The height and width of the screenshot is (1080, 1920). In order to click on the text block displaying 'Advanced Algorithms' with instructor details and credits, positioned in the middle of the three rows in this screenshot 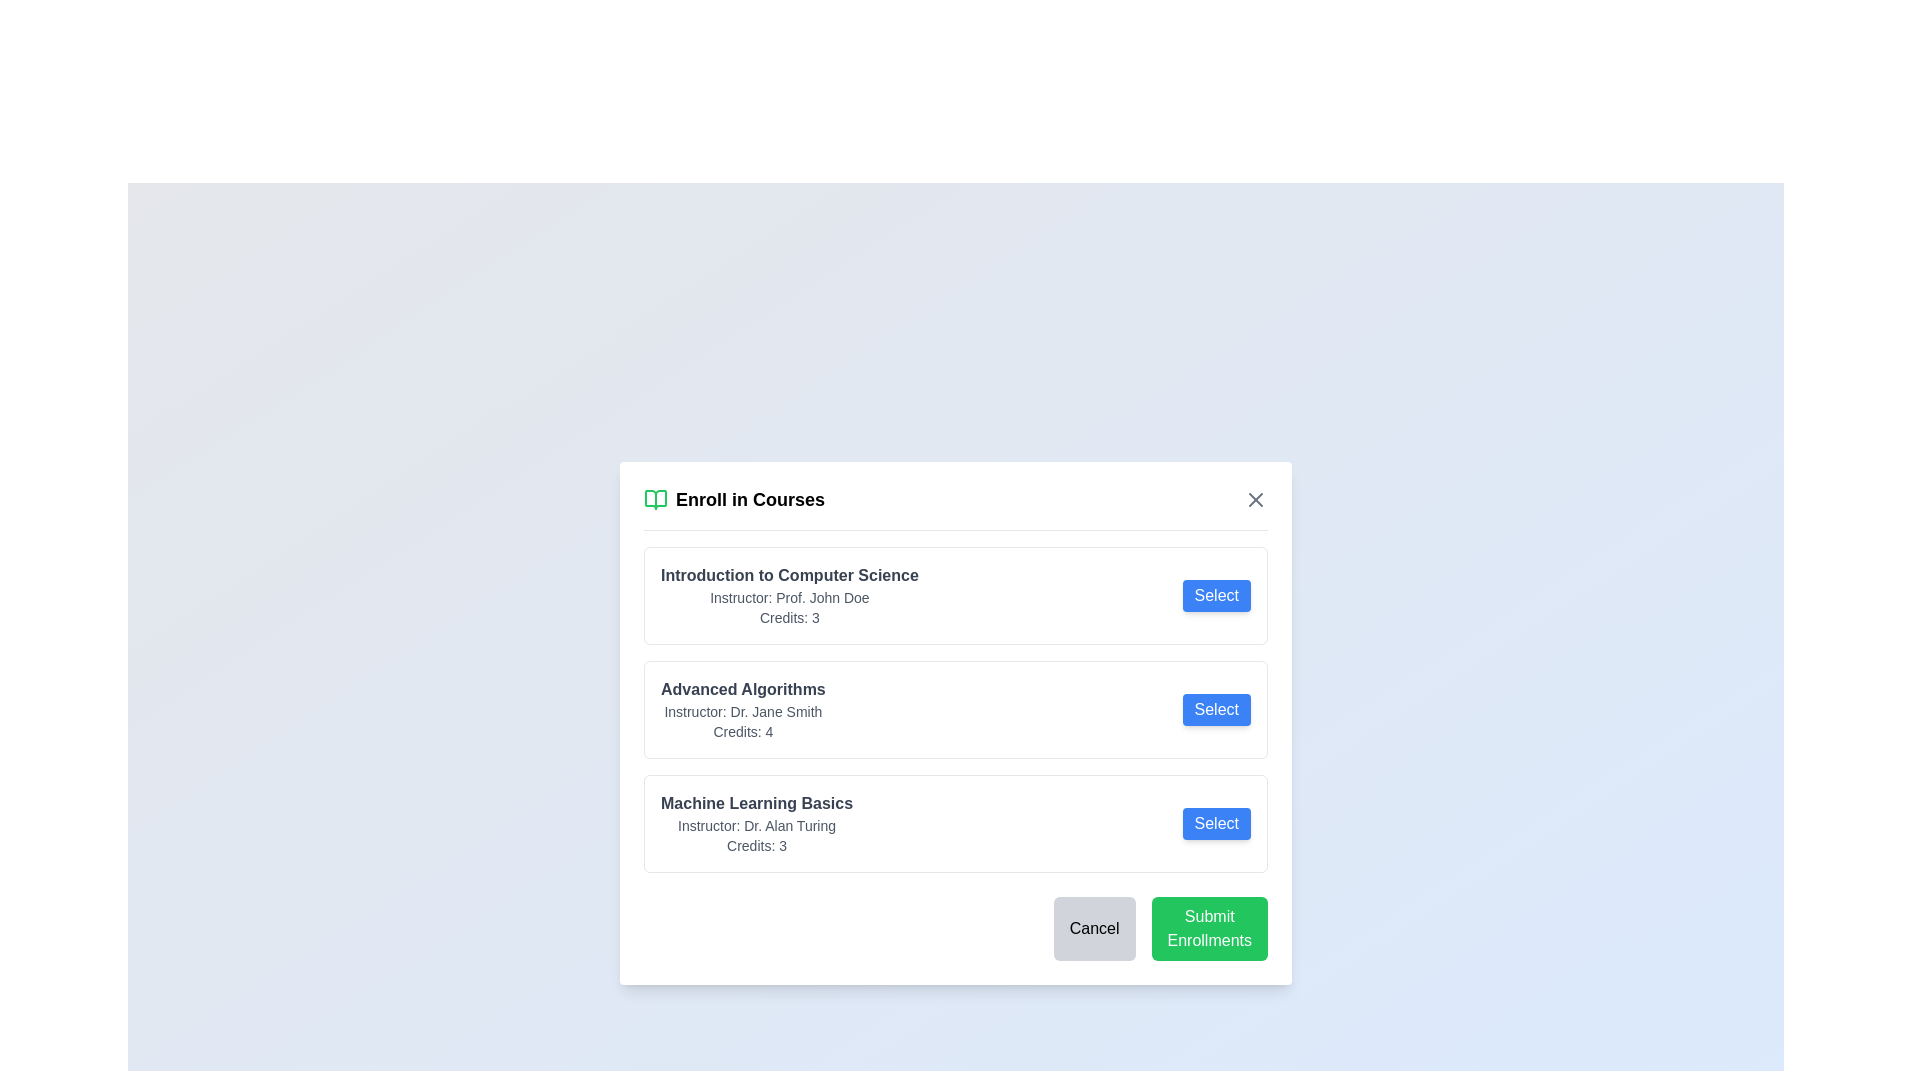, I will do `click(742, 708)`.